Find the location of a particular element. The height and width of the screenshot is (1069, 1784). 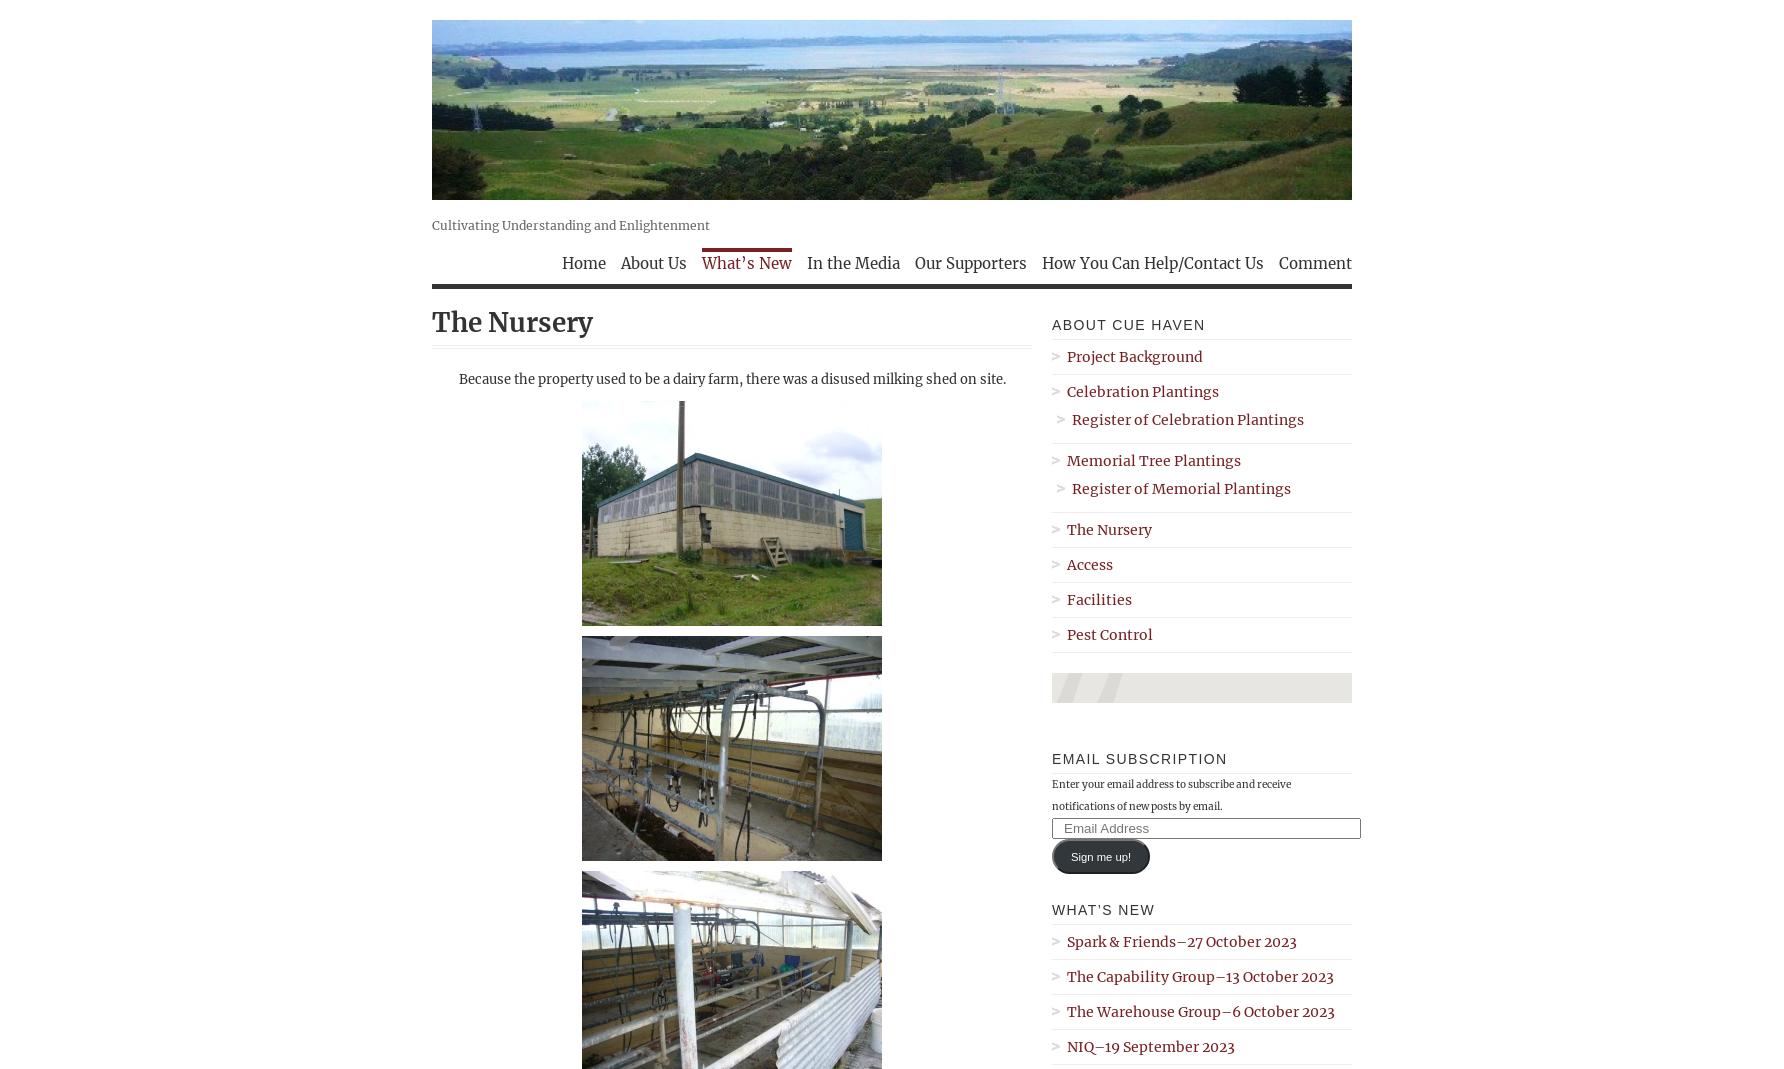

'The Warehouse Group–6 October 2023' is located at coordinates (1200, 1012).